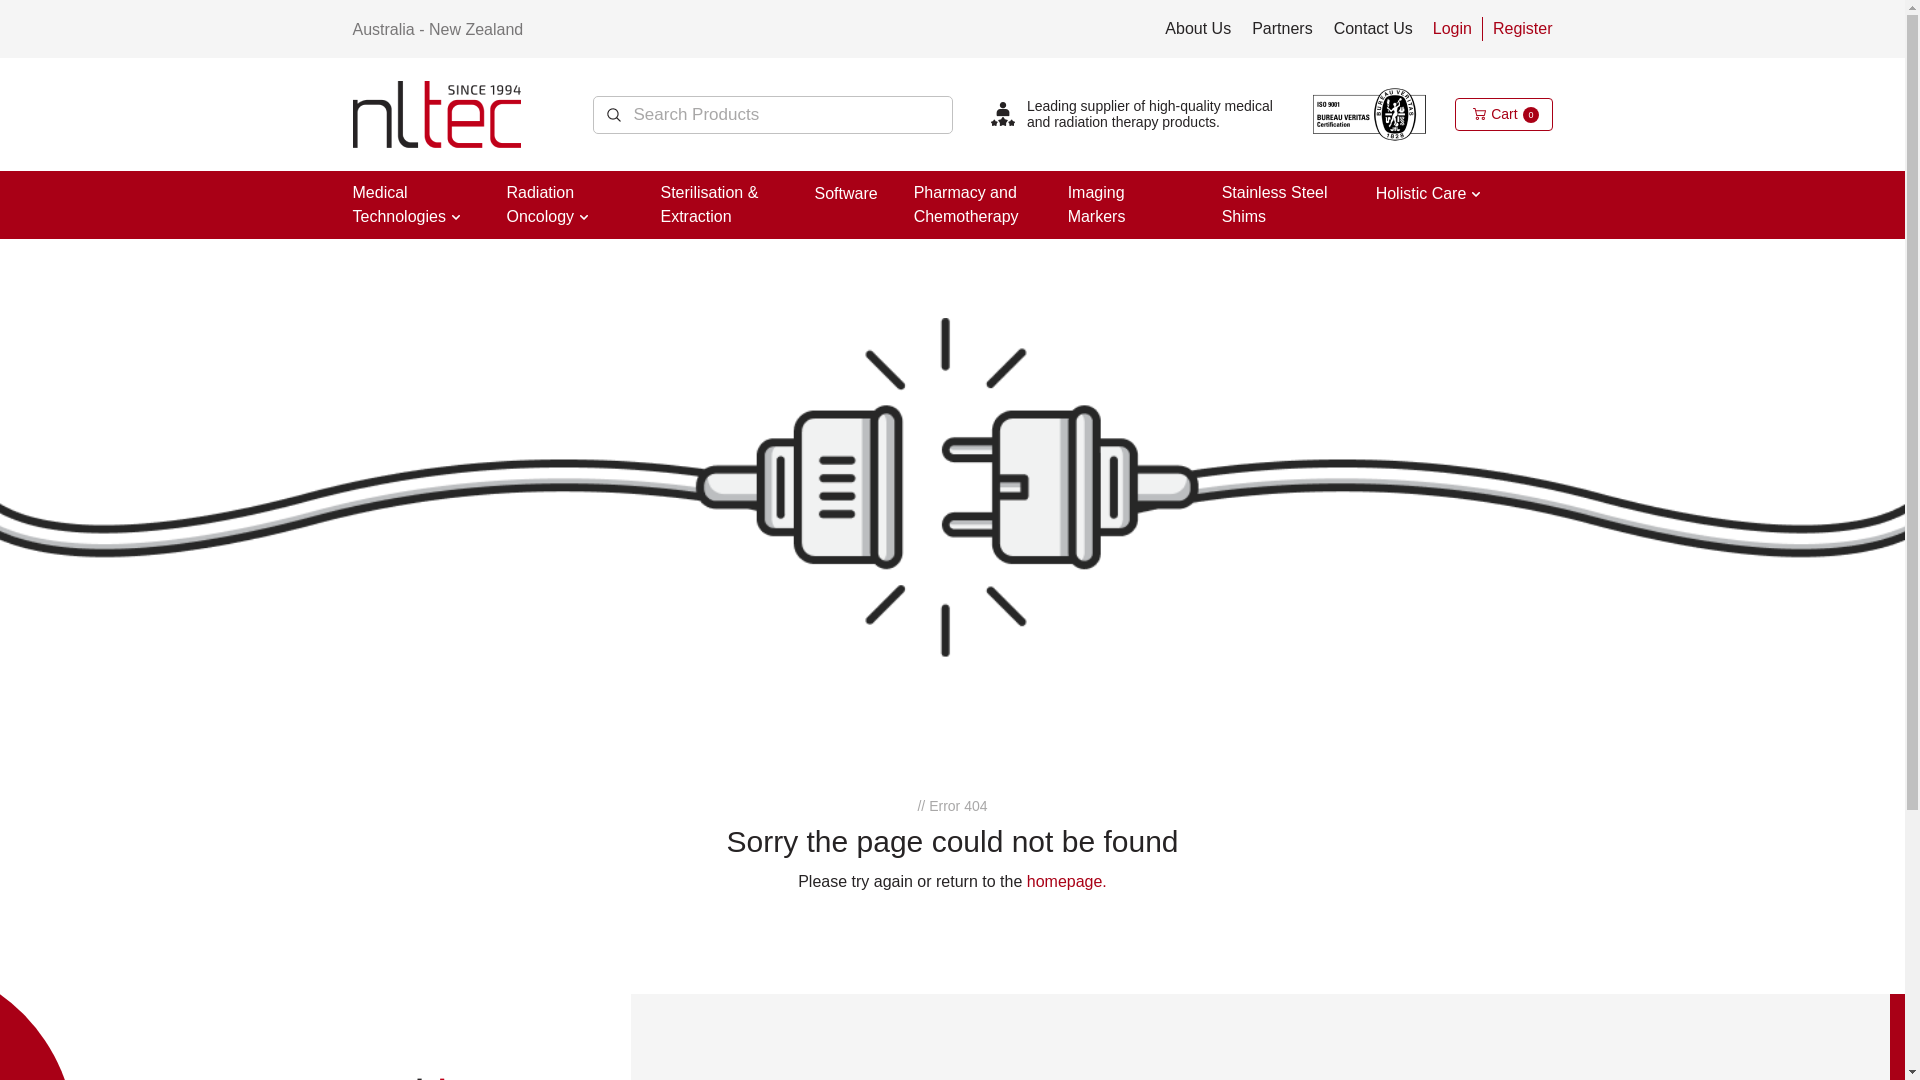  What do you see at coordinates (845, 193) in the screenshot?
I see `'Software'` at bounding box center [845, 193].